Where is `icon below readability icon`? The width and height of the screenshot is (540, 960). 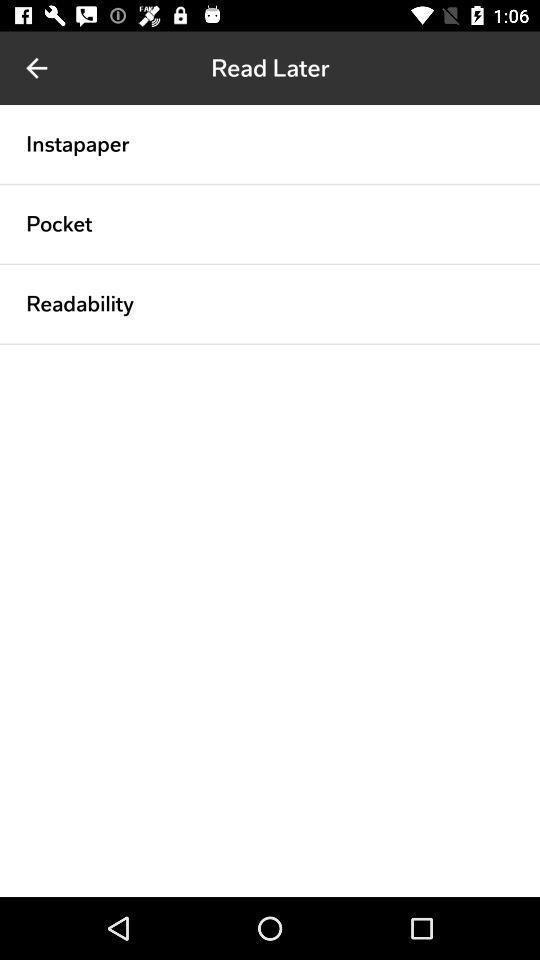
icon below readability icon is located at coordinates (270, 344).